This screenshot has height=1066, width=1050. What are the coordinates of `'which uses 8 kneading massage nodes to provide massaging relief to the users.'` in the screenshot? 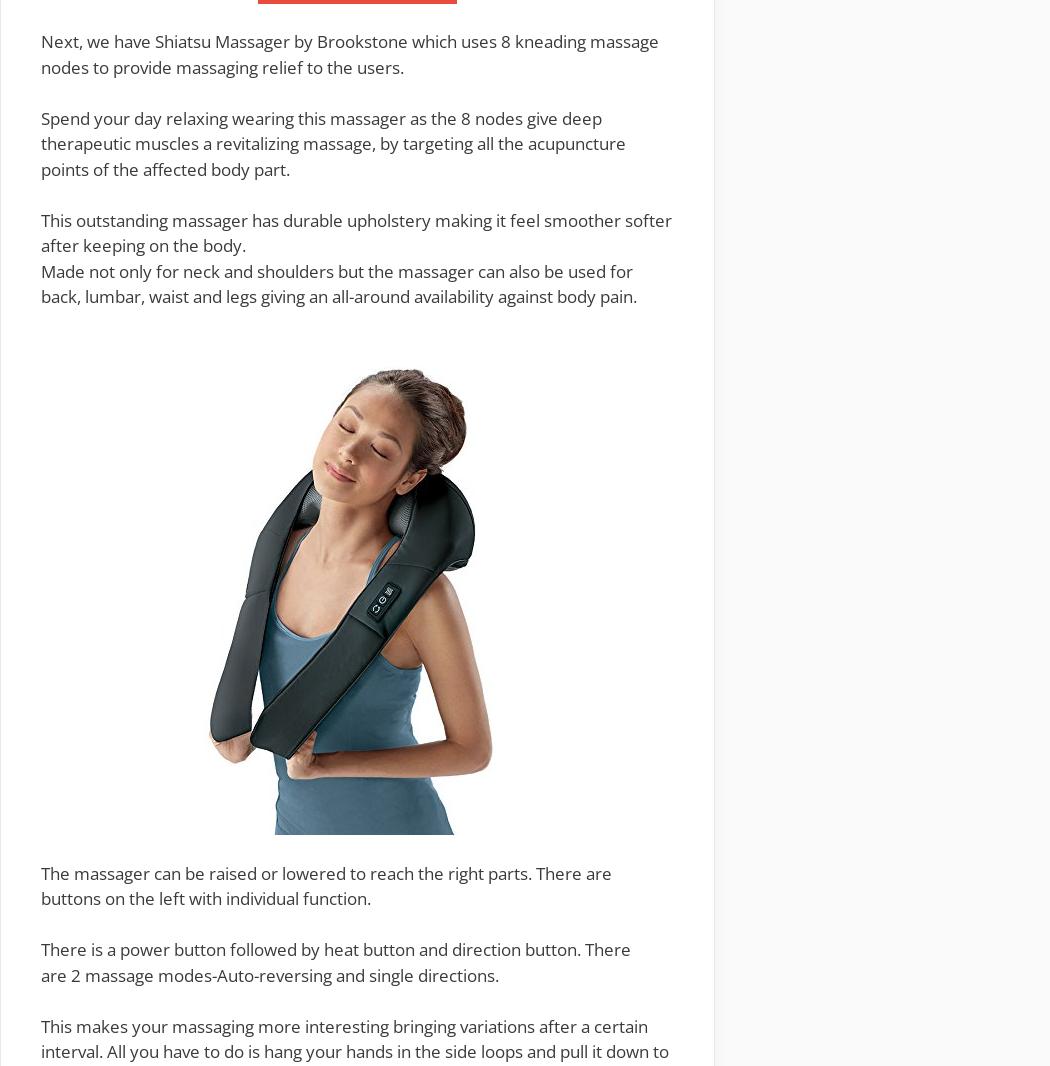 It's located at (348, 53).